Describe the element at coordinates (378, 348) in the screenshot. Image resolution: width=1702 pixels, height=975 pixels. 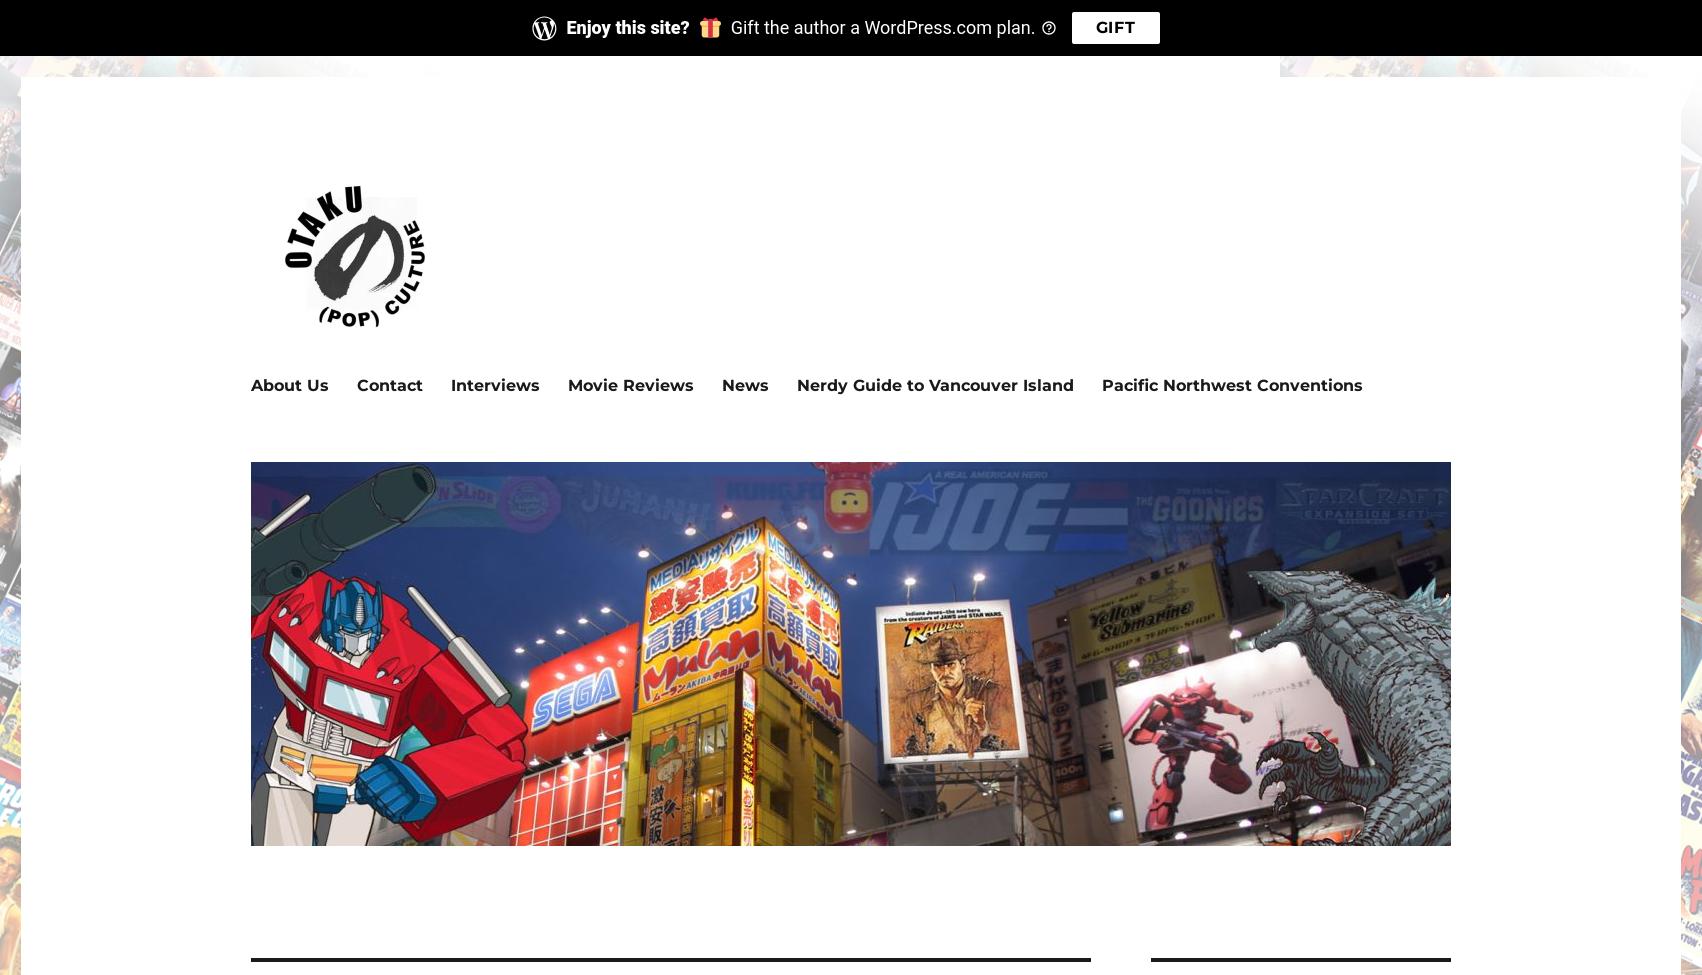
I see `'Exploring pop culture 'round the world.'` at that location.